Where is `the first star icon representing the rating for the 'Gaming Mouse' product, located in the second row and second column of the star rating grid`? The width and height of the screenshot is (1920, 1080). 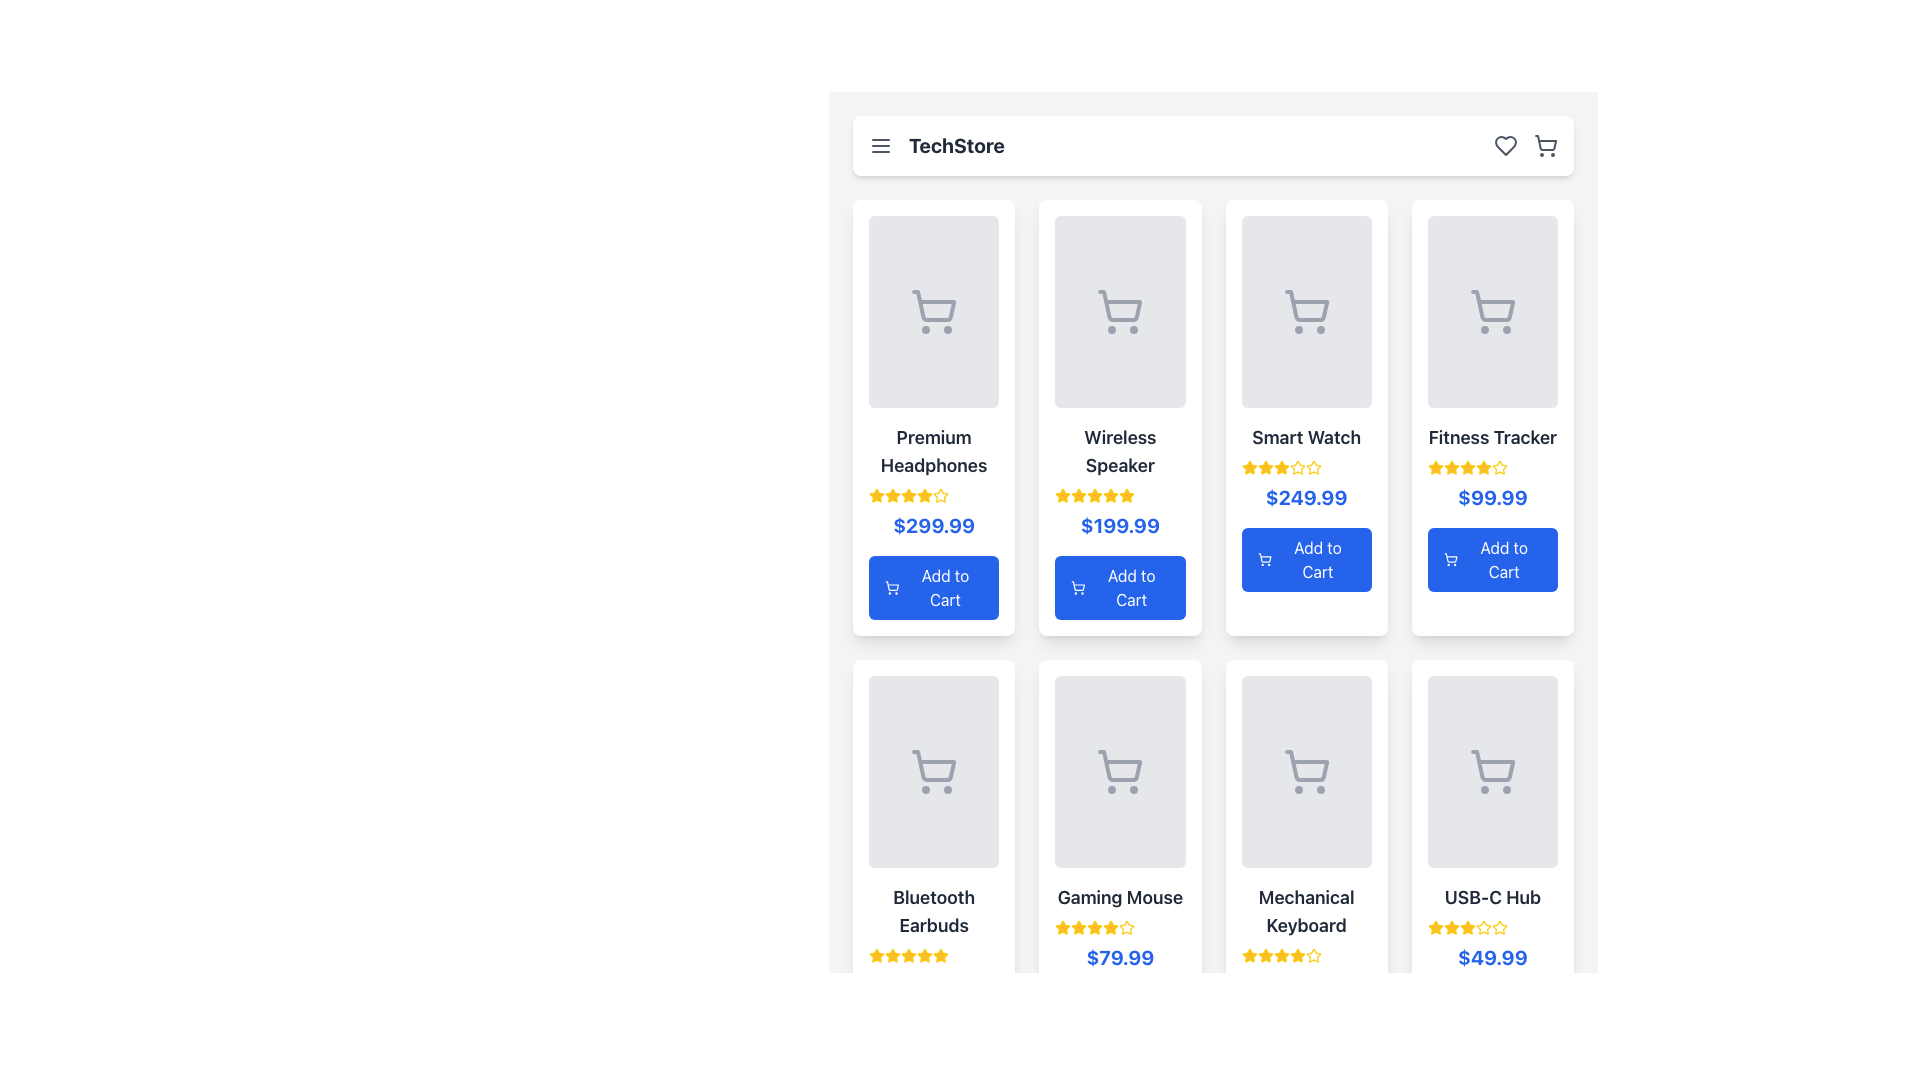 the first star icon representing the rating for the 'Gaming Mouse' product, located in the second row and second column of the star rating grid is located at coordinates (1062, 928).